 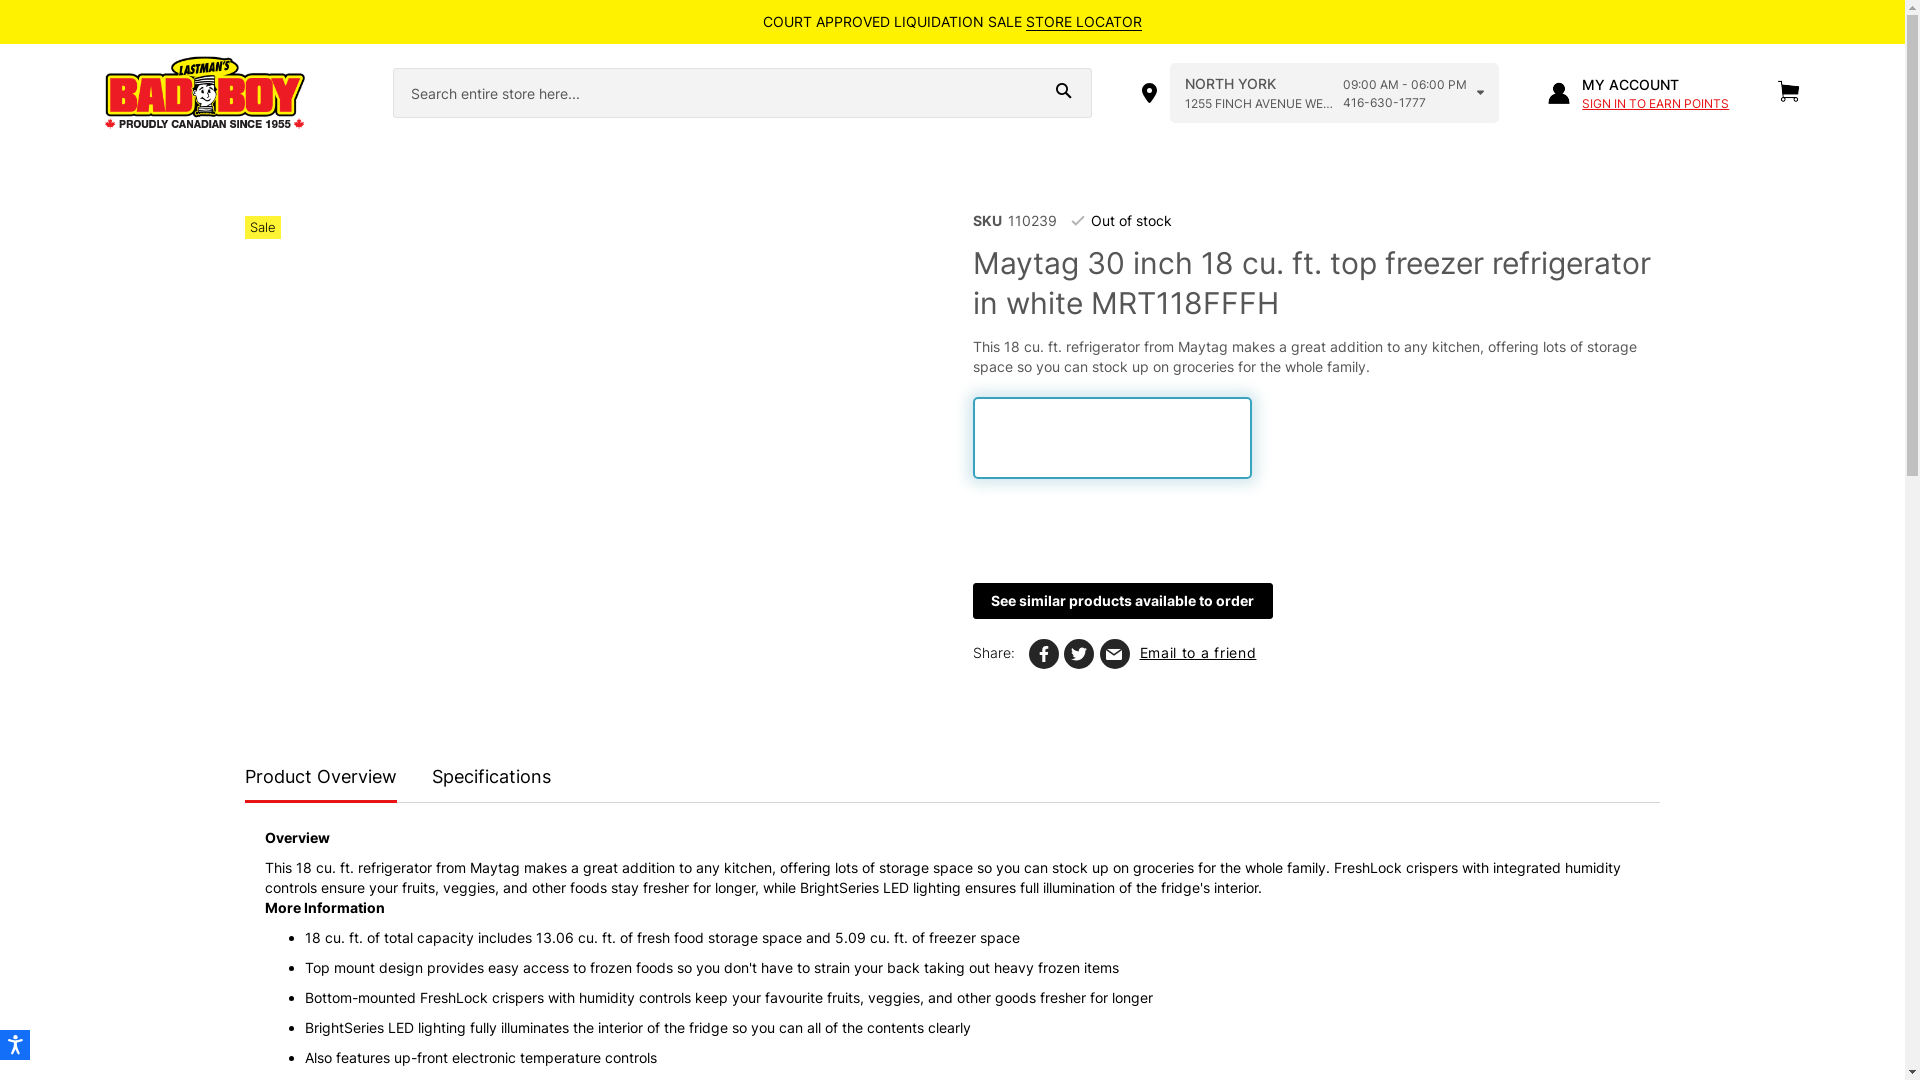 What do you see at coordinates (321, 779) in the screenshot?
I see `'Product Overview'` at bounding box center [321, 779].